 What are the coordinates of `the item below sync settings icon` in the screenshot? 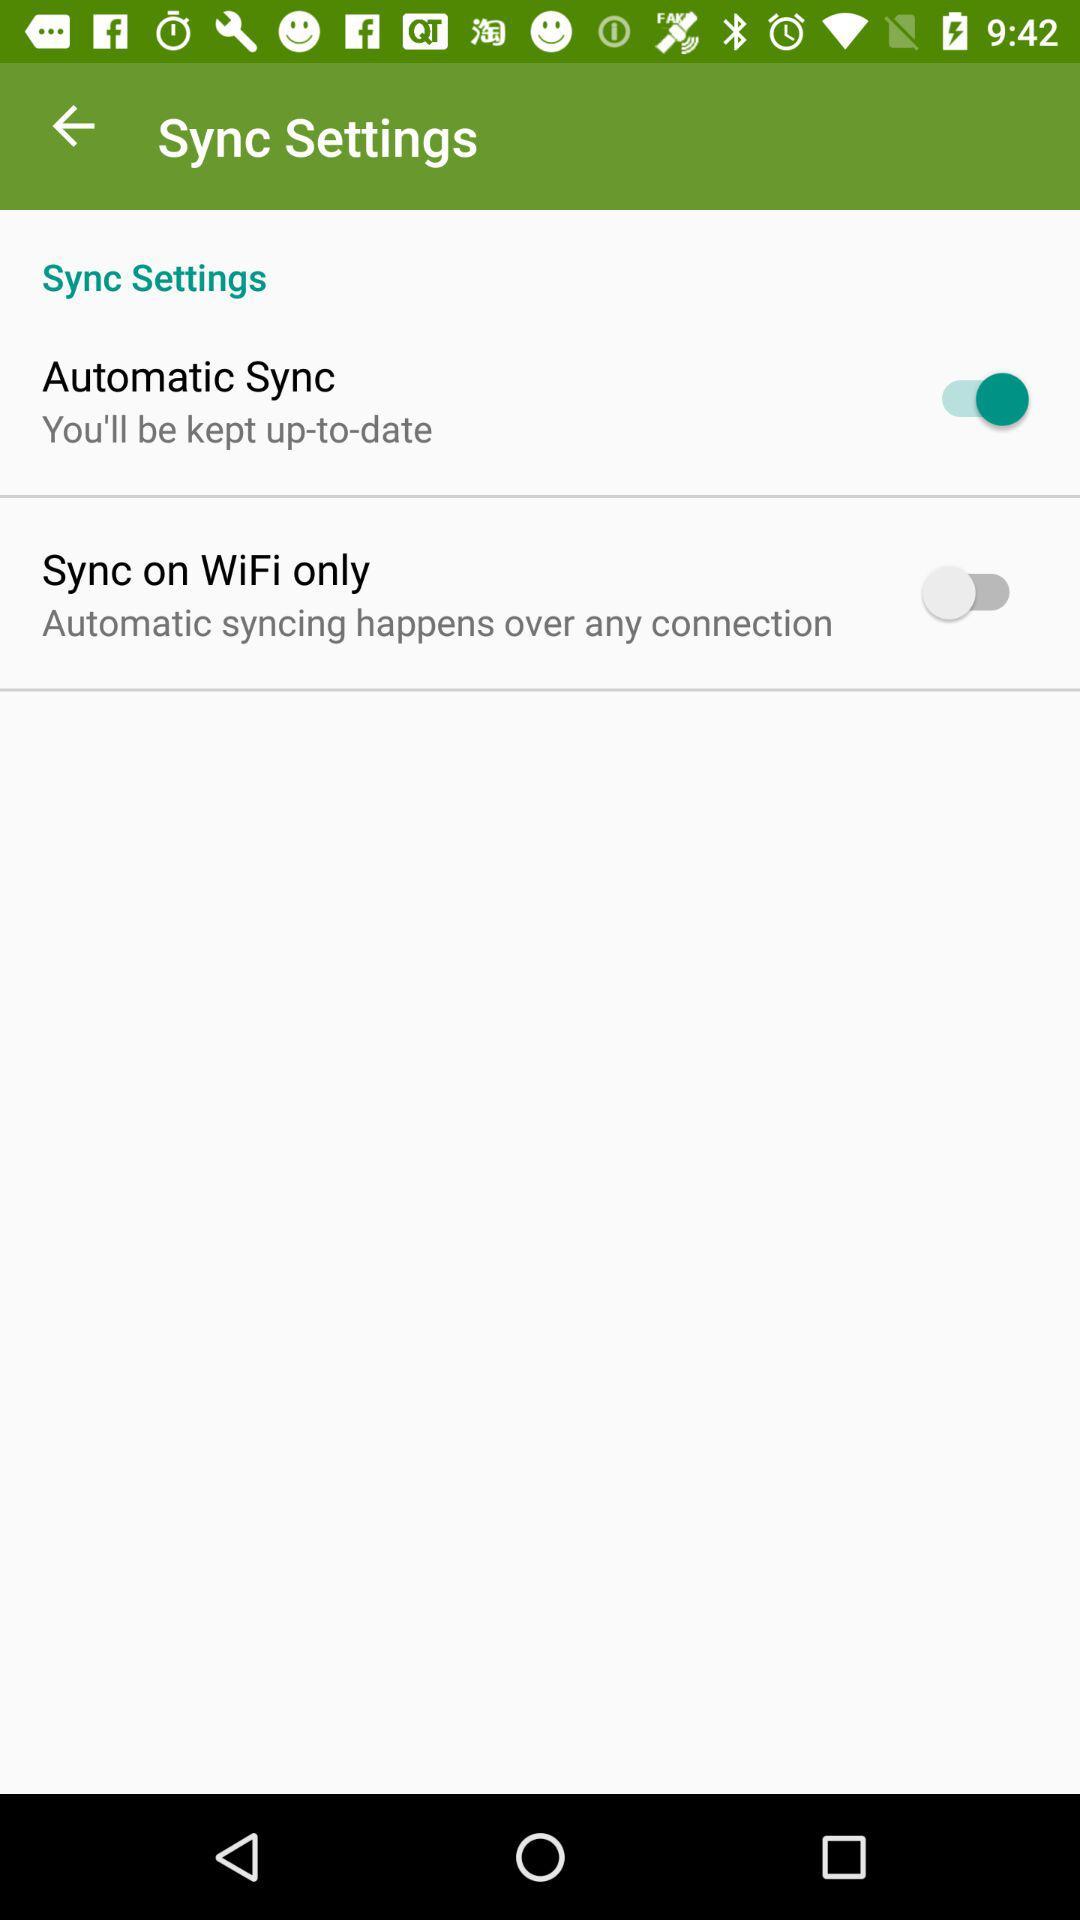 It's located at (188, 374).